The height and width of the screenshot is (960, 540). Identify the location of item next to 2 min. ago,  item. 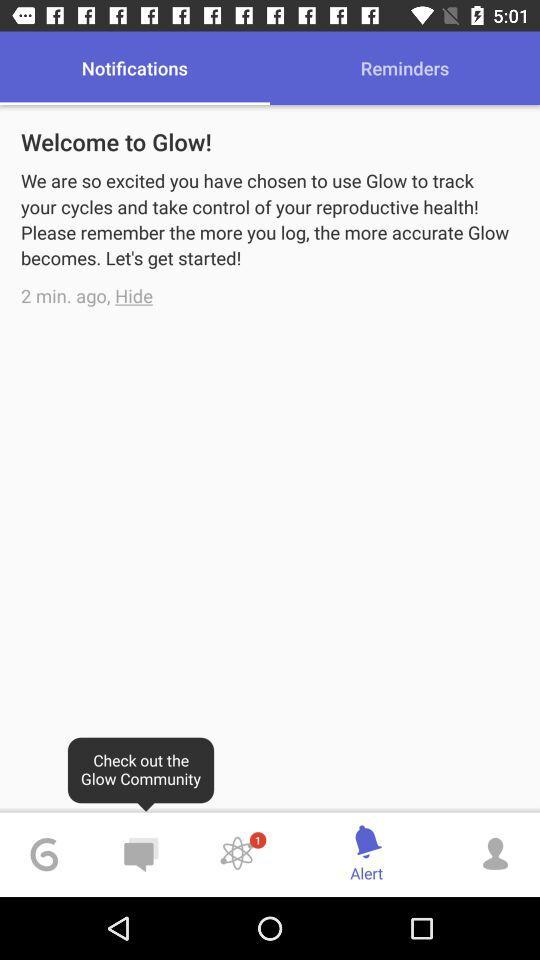
(134, 294).